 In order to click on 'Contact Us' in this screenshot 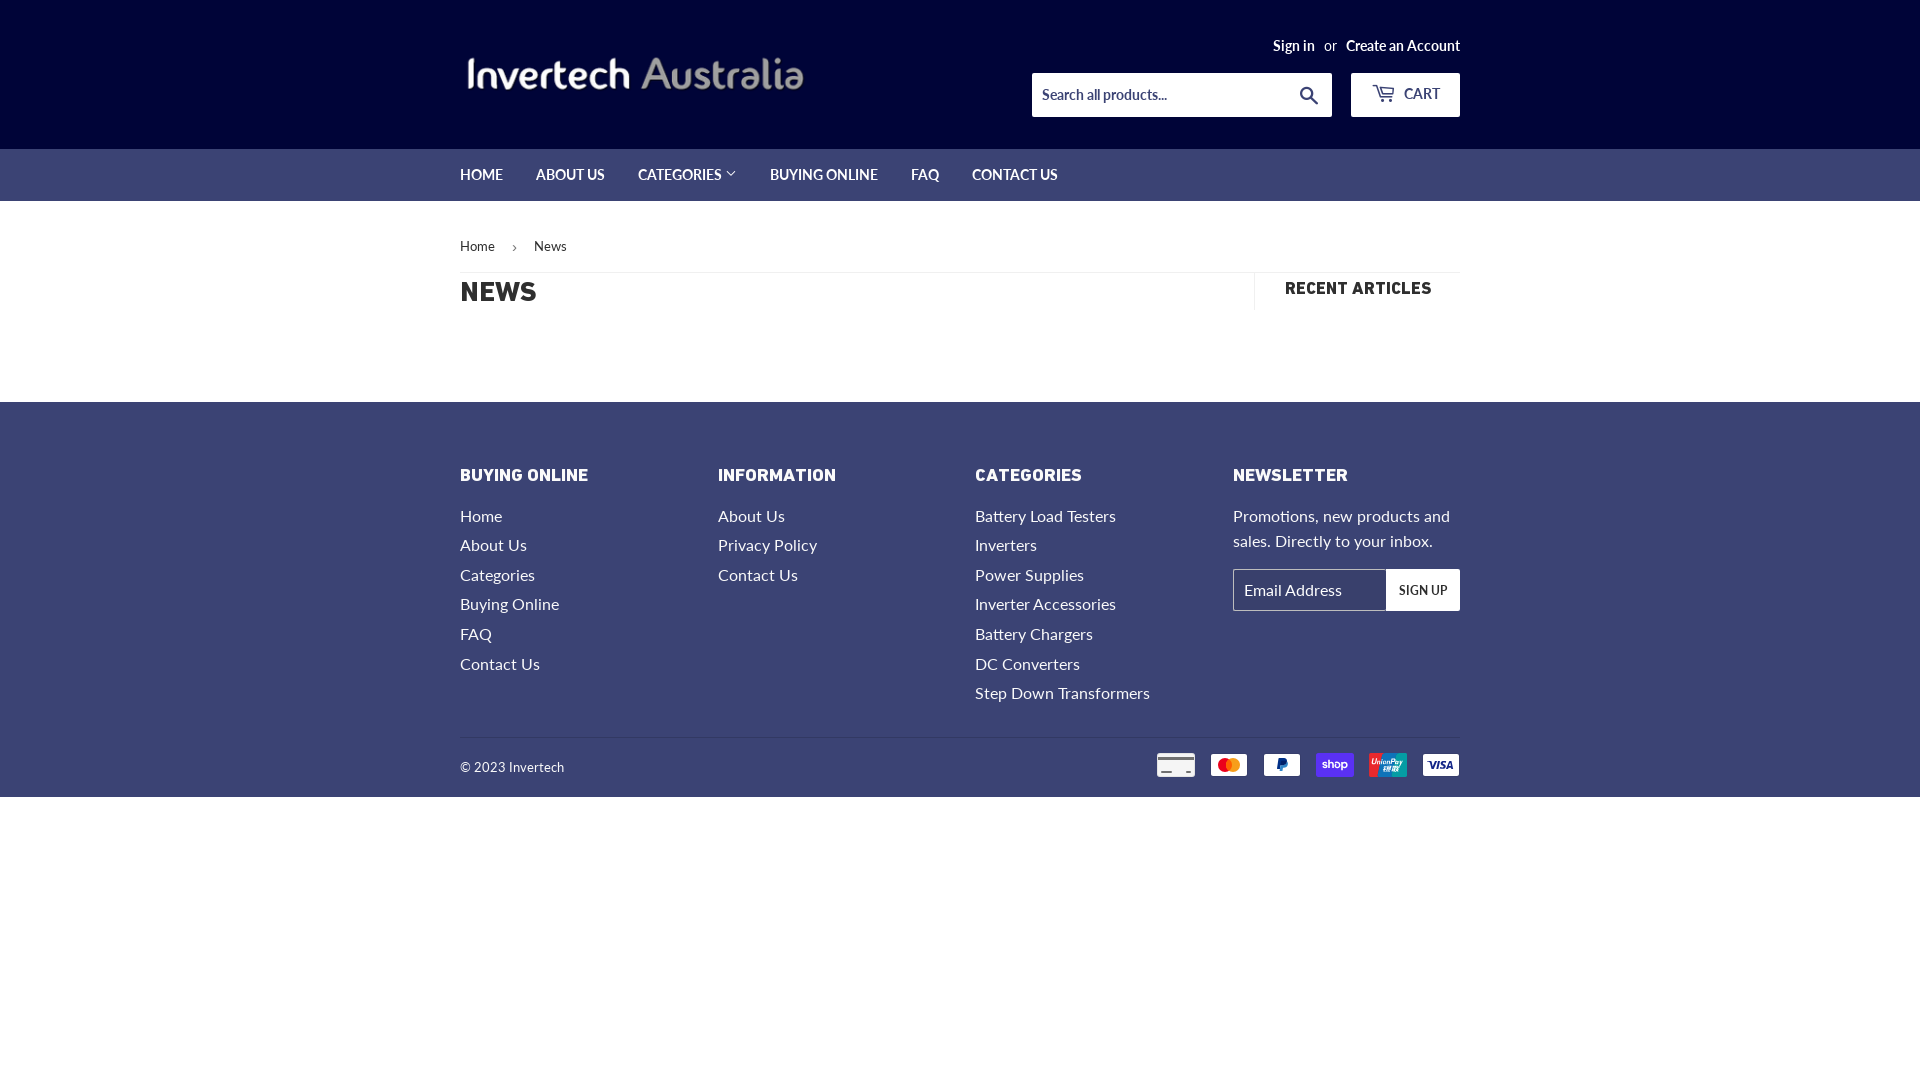, I will do `click(757, 574)`.